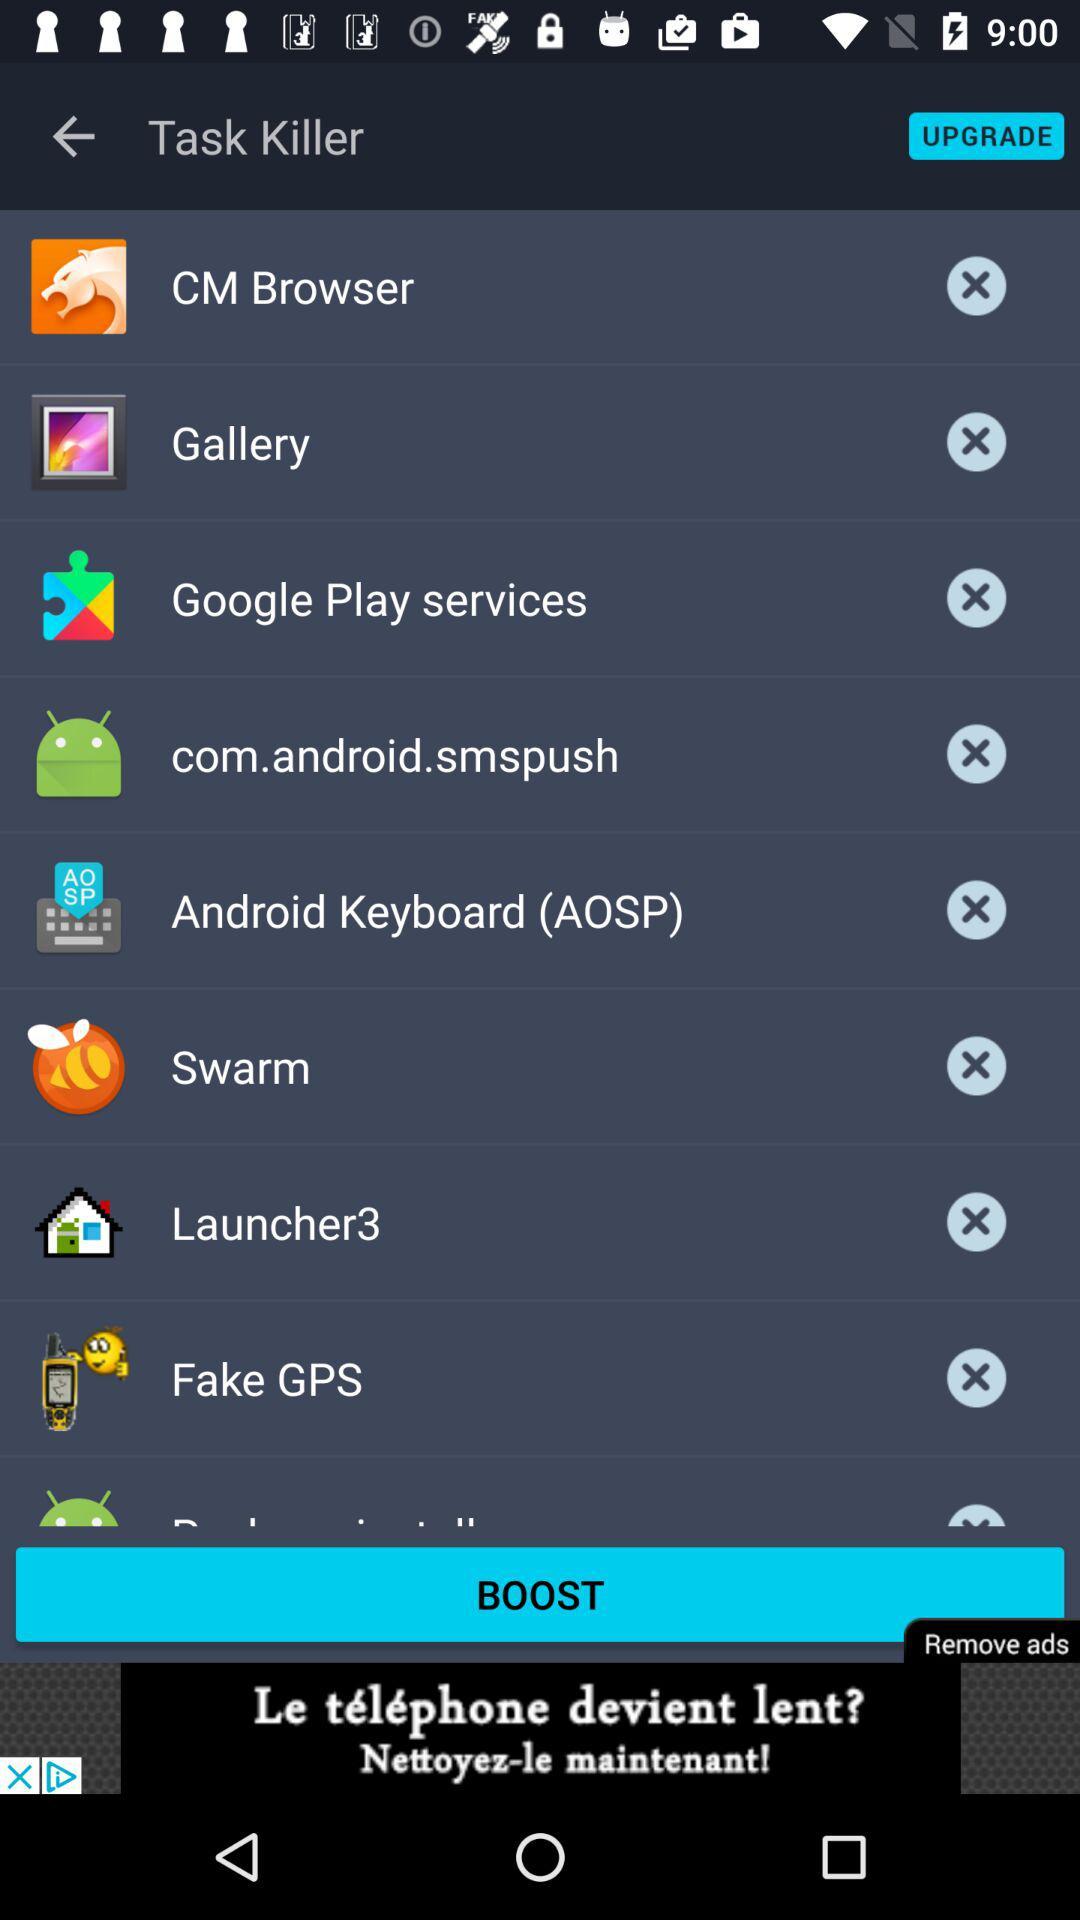  What do you see at coordinates (976, 1498) in the screenshot?
I see `cancel option` at bounding box center [976, 1498].